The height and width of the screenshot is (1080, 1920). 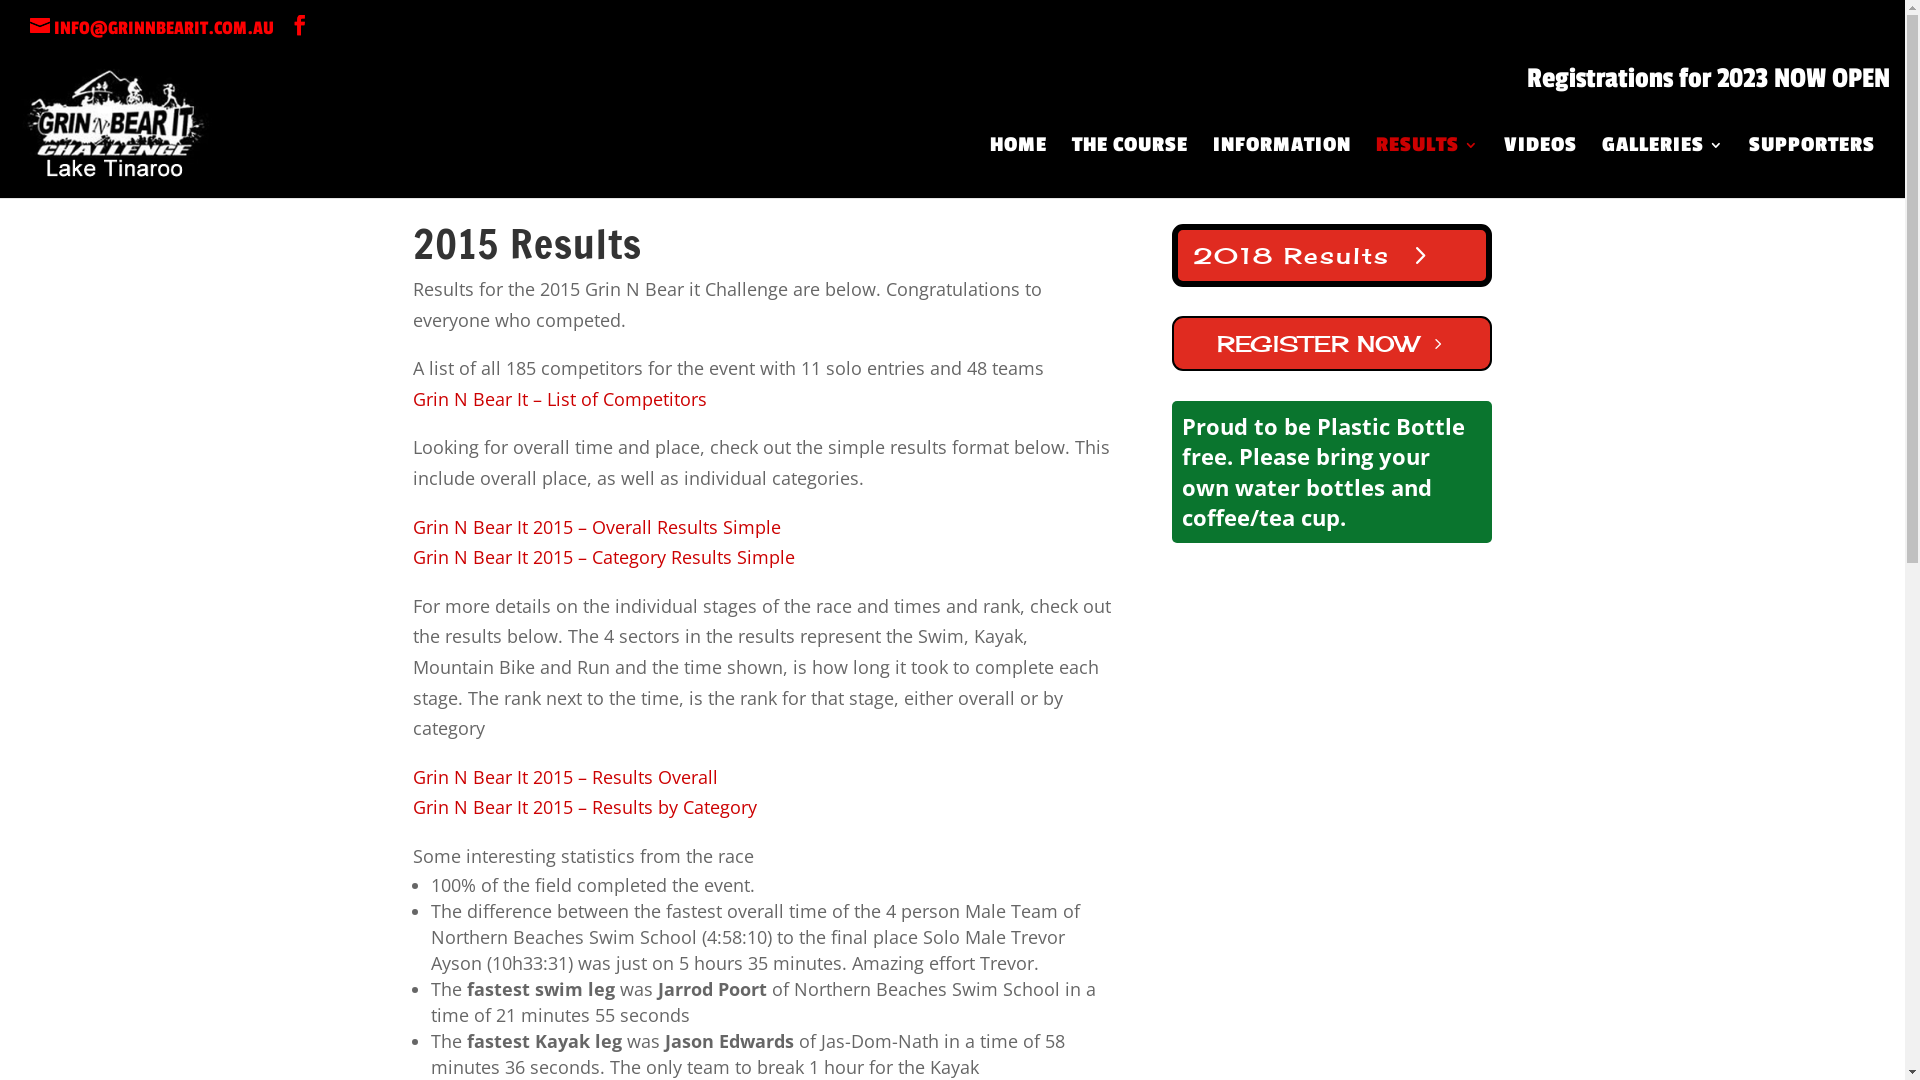 What do you see at coordinates (1129, 167) in the screenshot?
I see `'THE COURSE'` at bounding box center [1129, 167].